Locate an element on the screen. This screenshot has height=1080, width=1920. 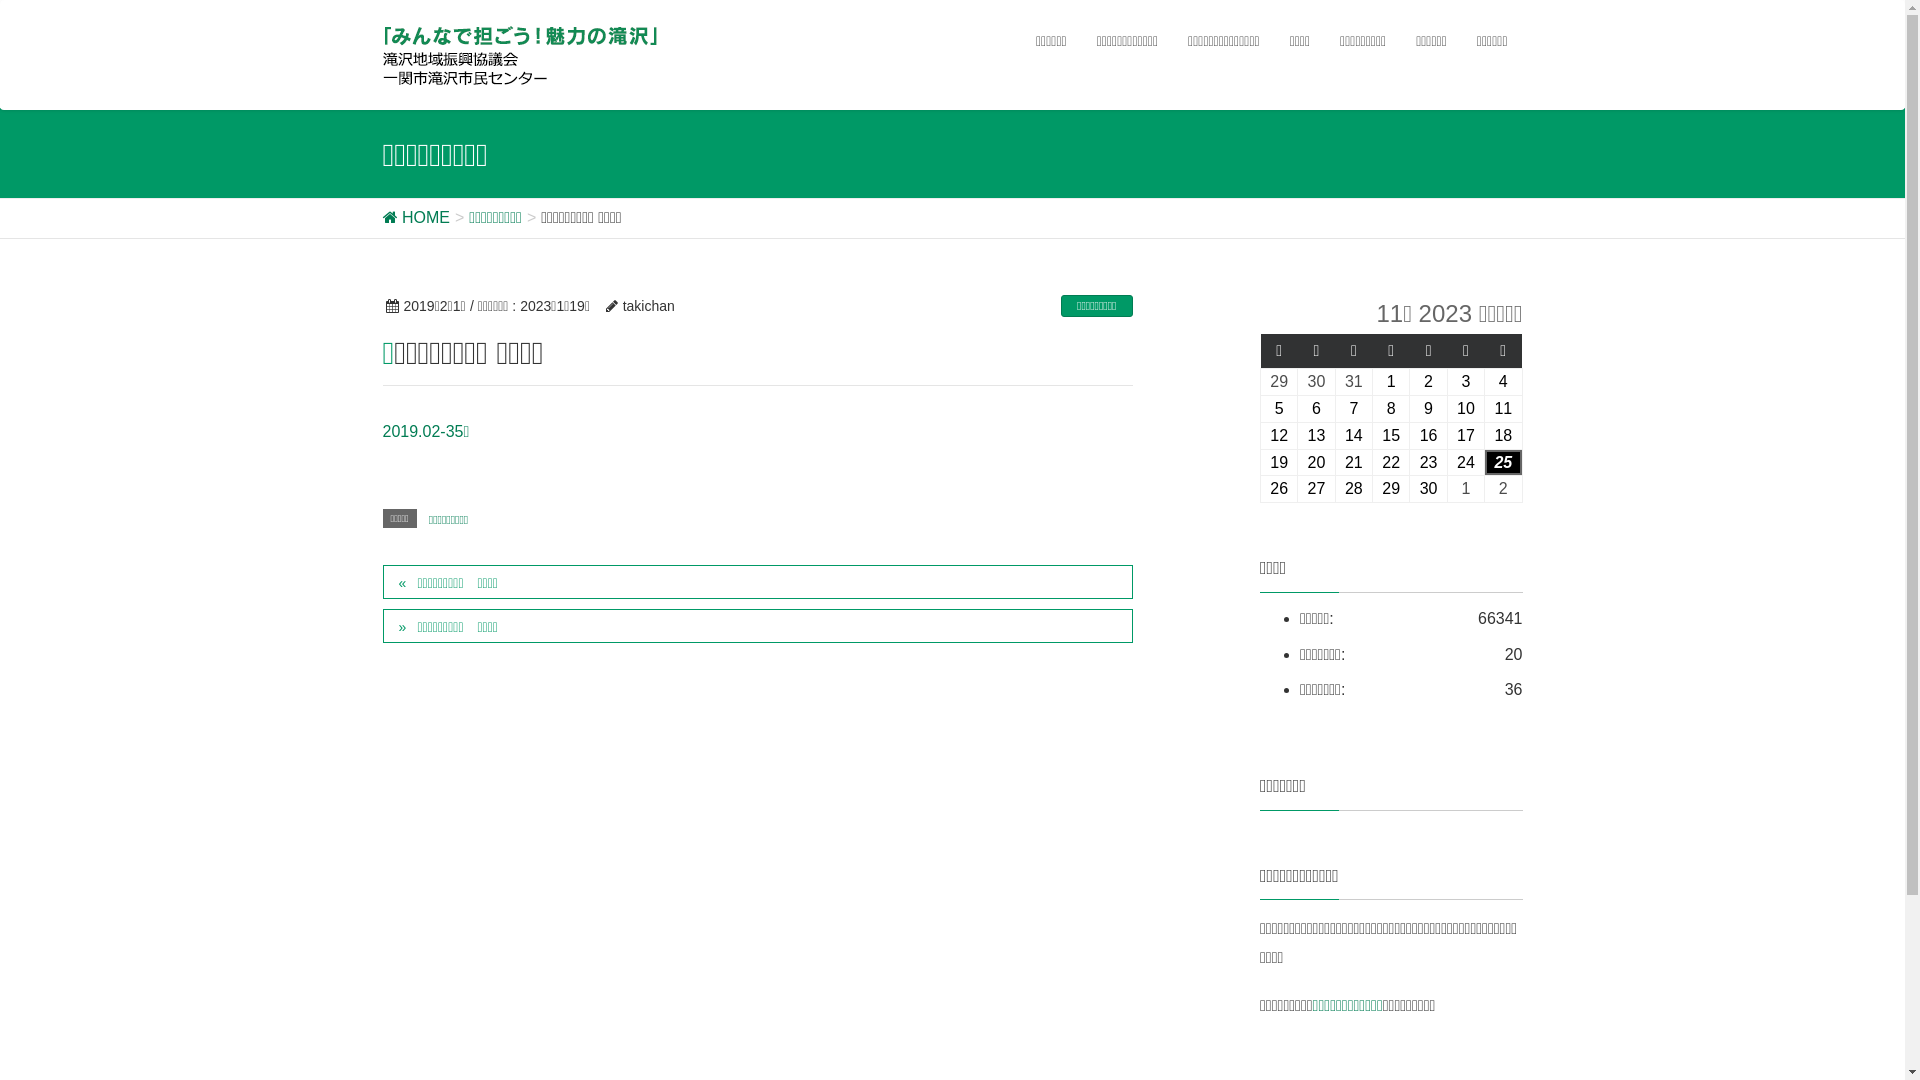
'HOME' is located at coordinates (382, 217).